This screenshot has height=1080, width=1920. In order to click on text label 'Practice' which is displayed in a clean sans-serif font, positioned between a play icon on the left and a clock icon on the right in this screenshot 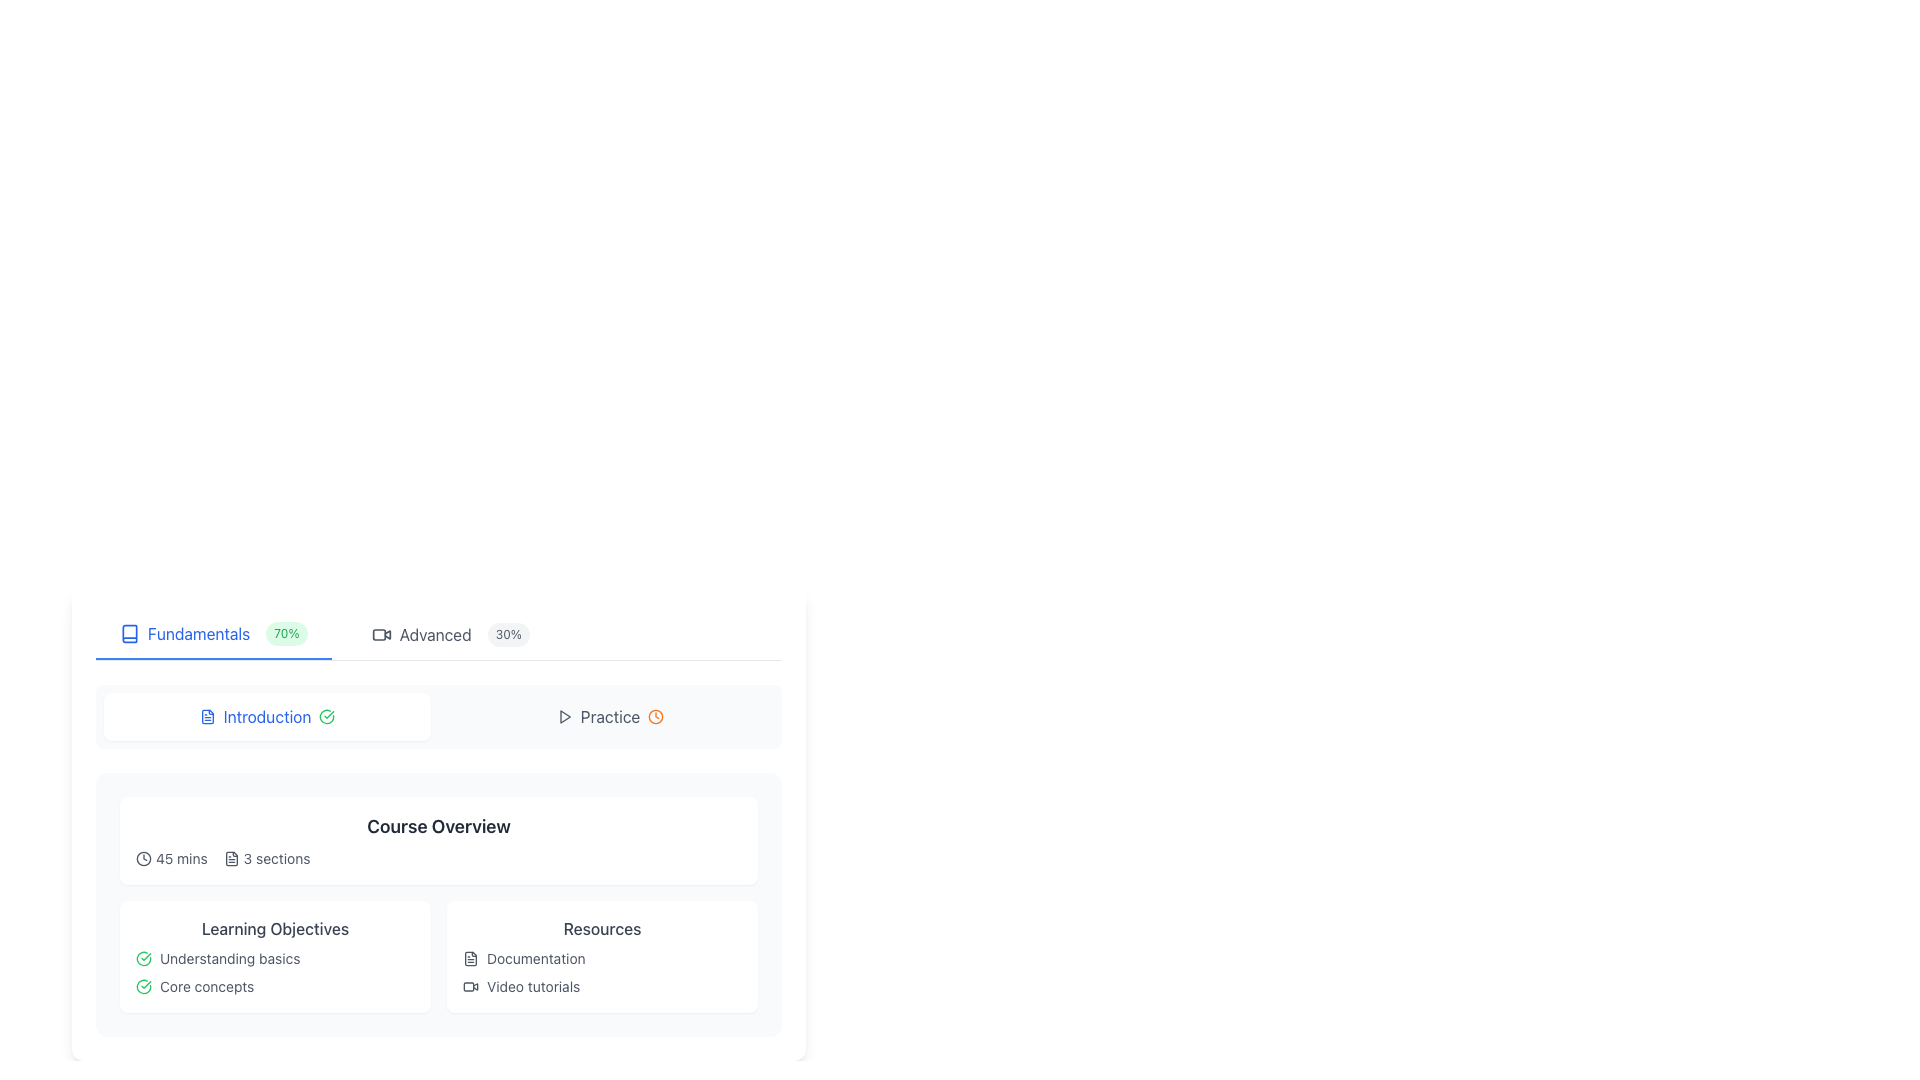, I will do `click(609, 716)`.